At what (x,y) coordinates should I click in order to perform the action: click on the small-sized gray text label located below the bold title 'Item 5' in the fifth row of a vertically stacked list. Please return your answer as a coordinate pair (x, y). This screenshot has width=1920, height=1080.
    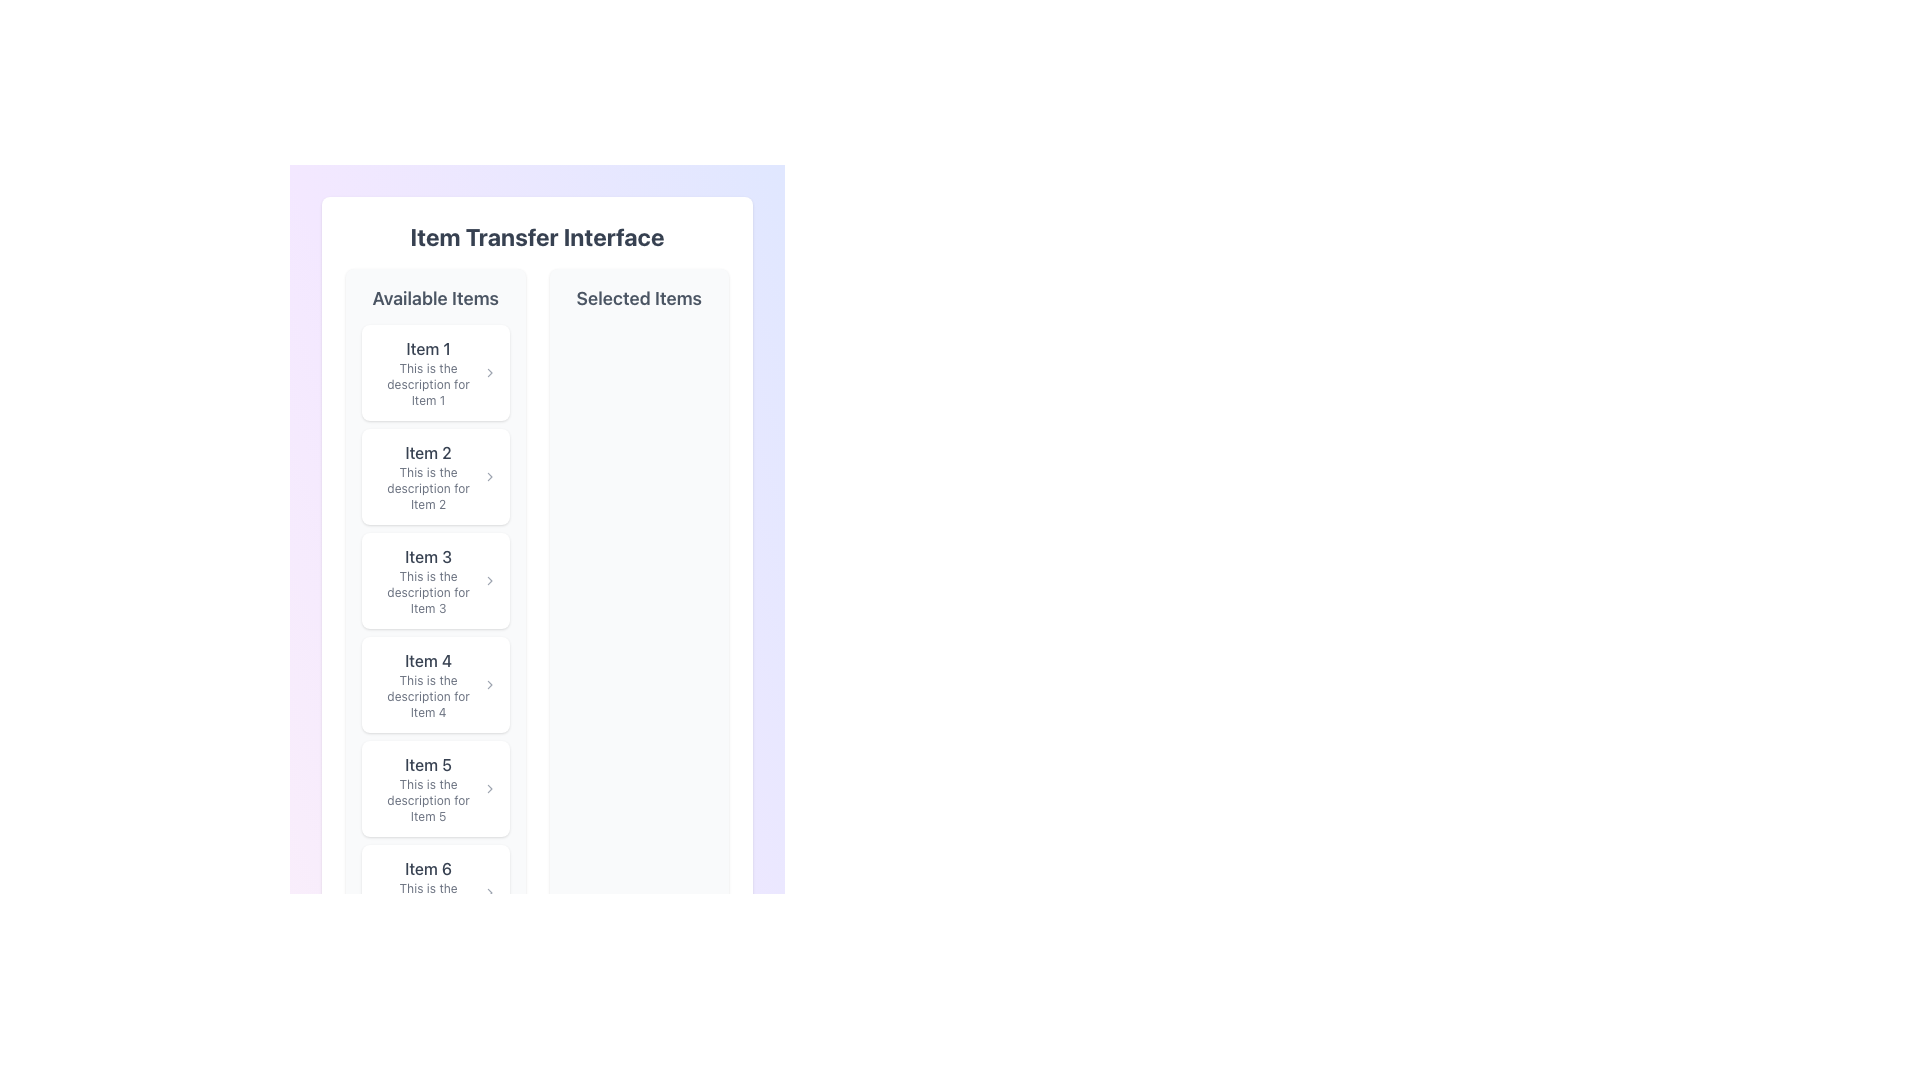
    Looking at the image, I should click on (427, 800).